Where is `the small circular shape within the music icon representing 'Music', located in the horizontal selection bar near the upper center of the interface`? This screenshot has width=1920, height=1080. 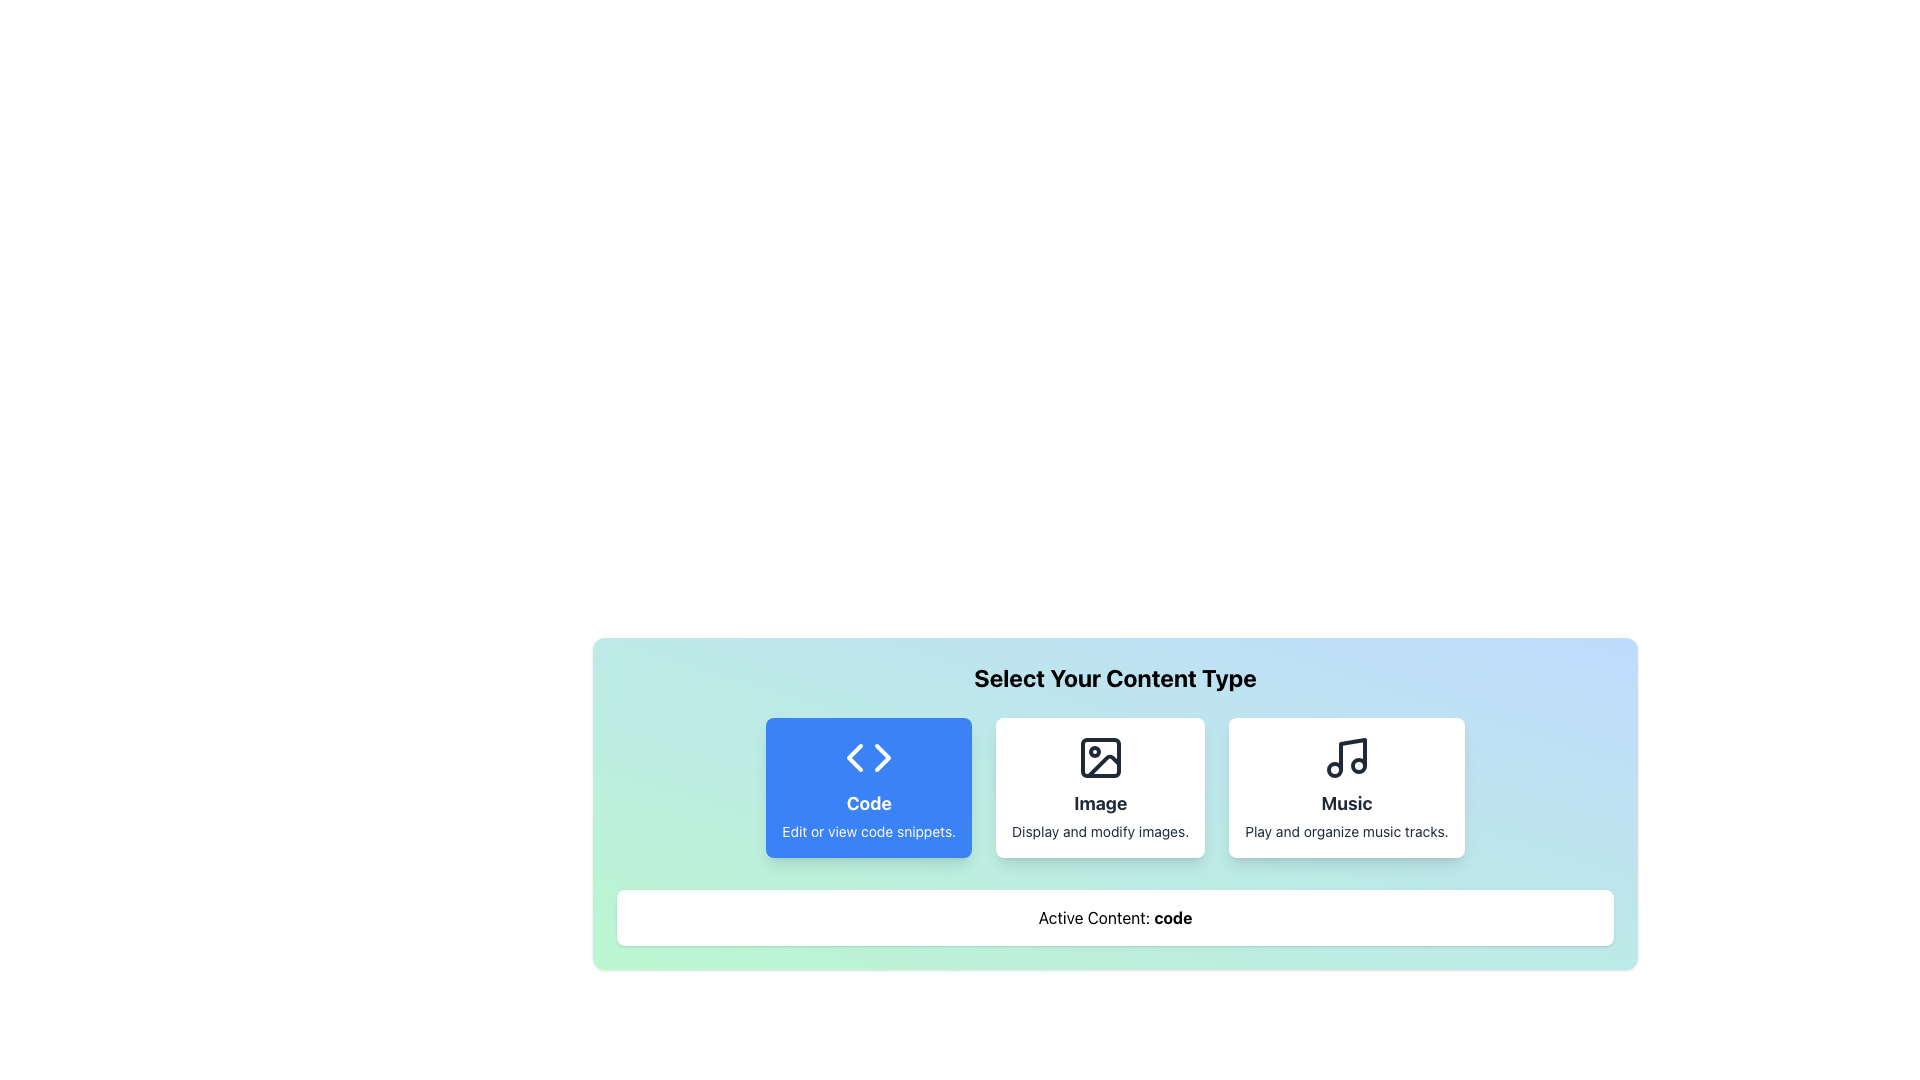 the small circular shape within the music icon representing 'Music', located in the horizontal selection bar near the upper center of the interface is located at coordinates (1358, 765).